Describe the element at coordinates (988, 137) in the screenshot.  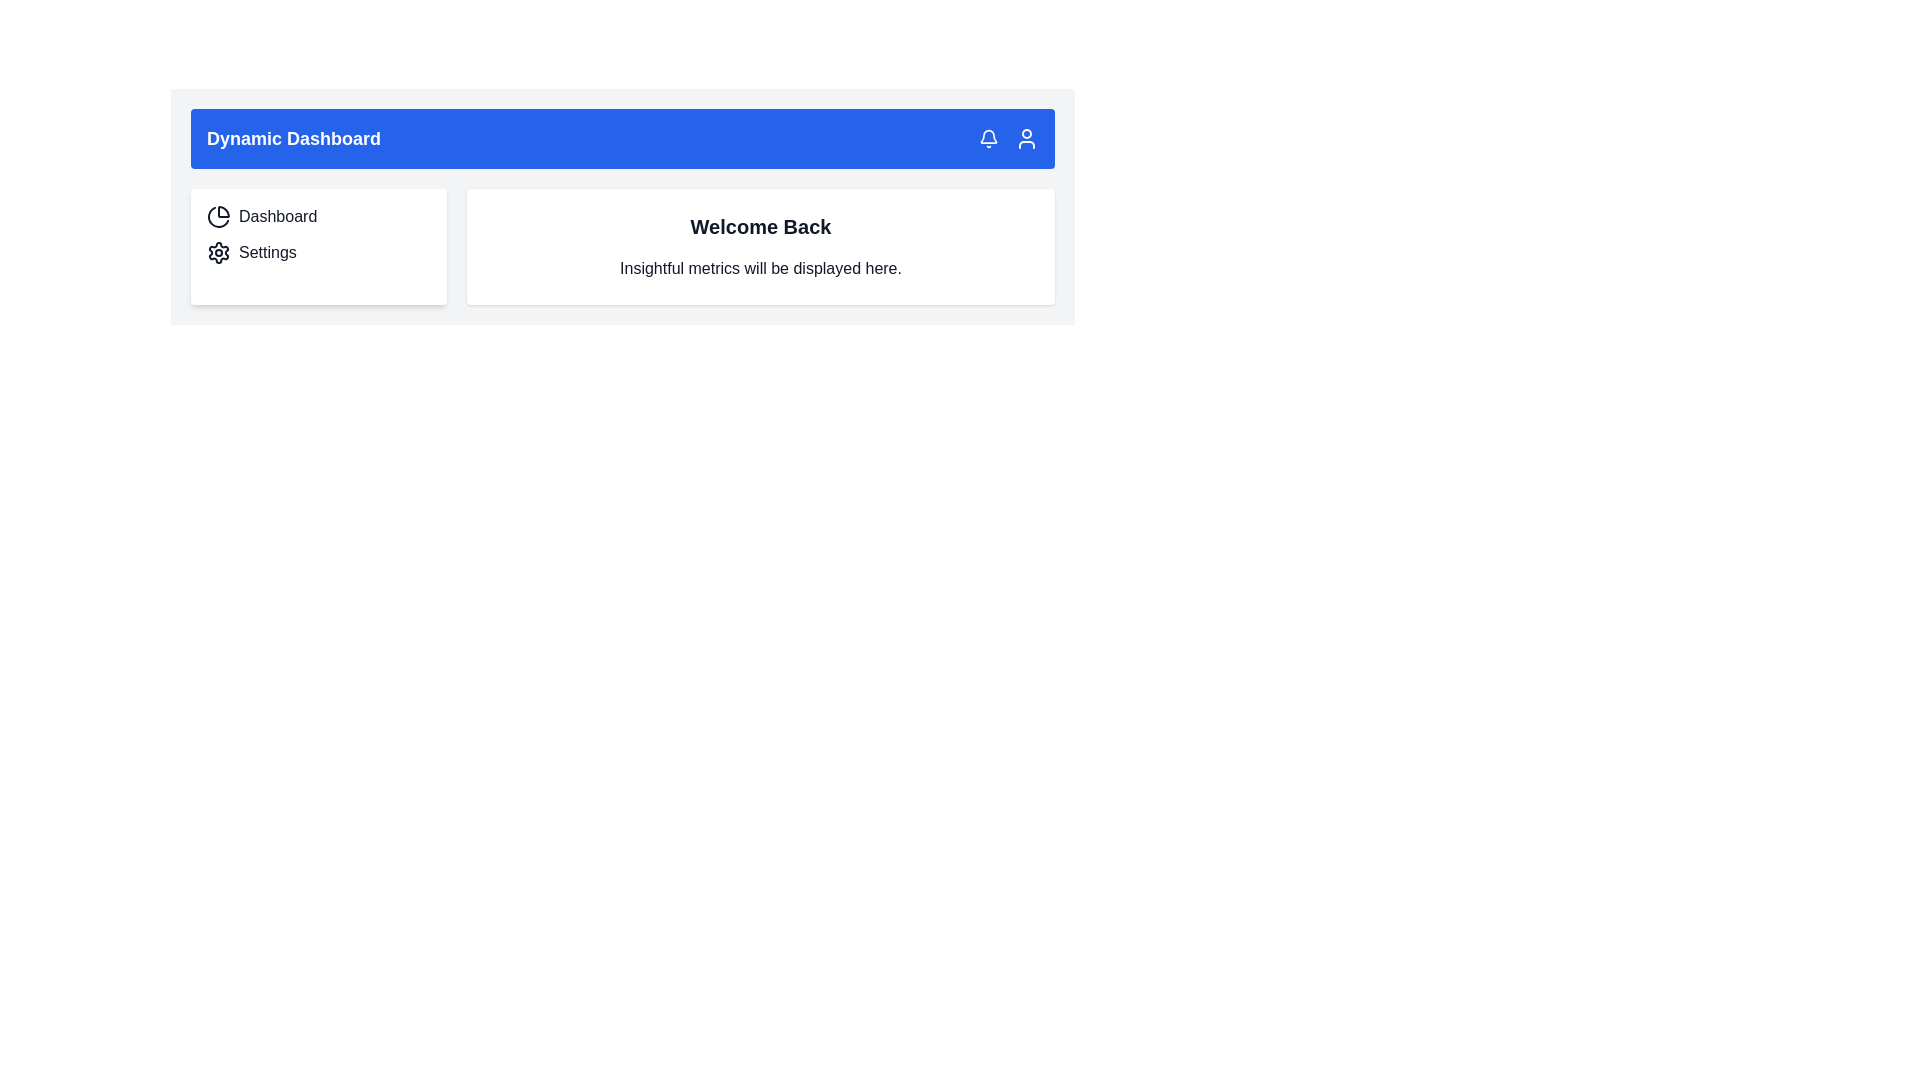
I see `the bell-shaped notification icon located` at that location.